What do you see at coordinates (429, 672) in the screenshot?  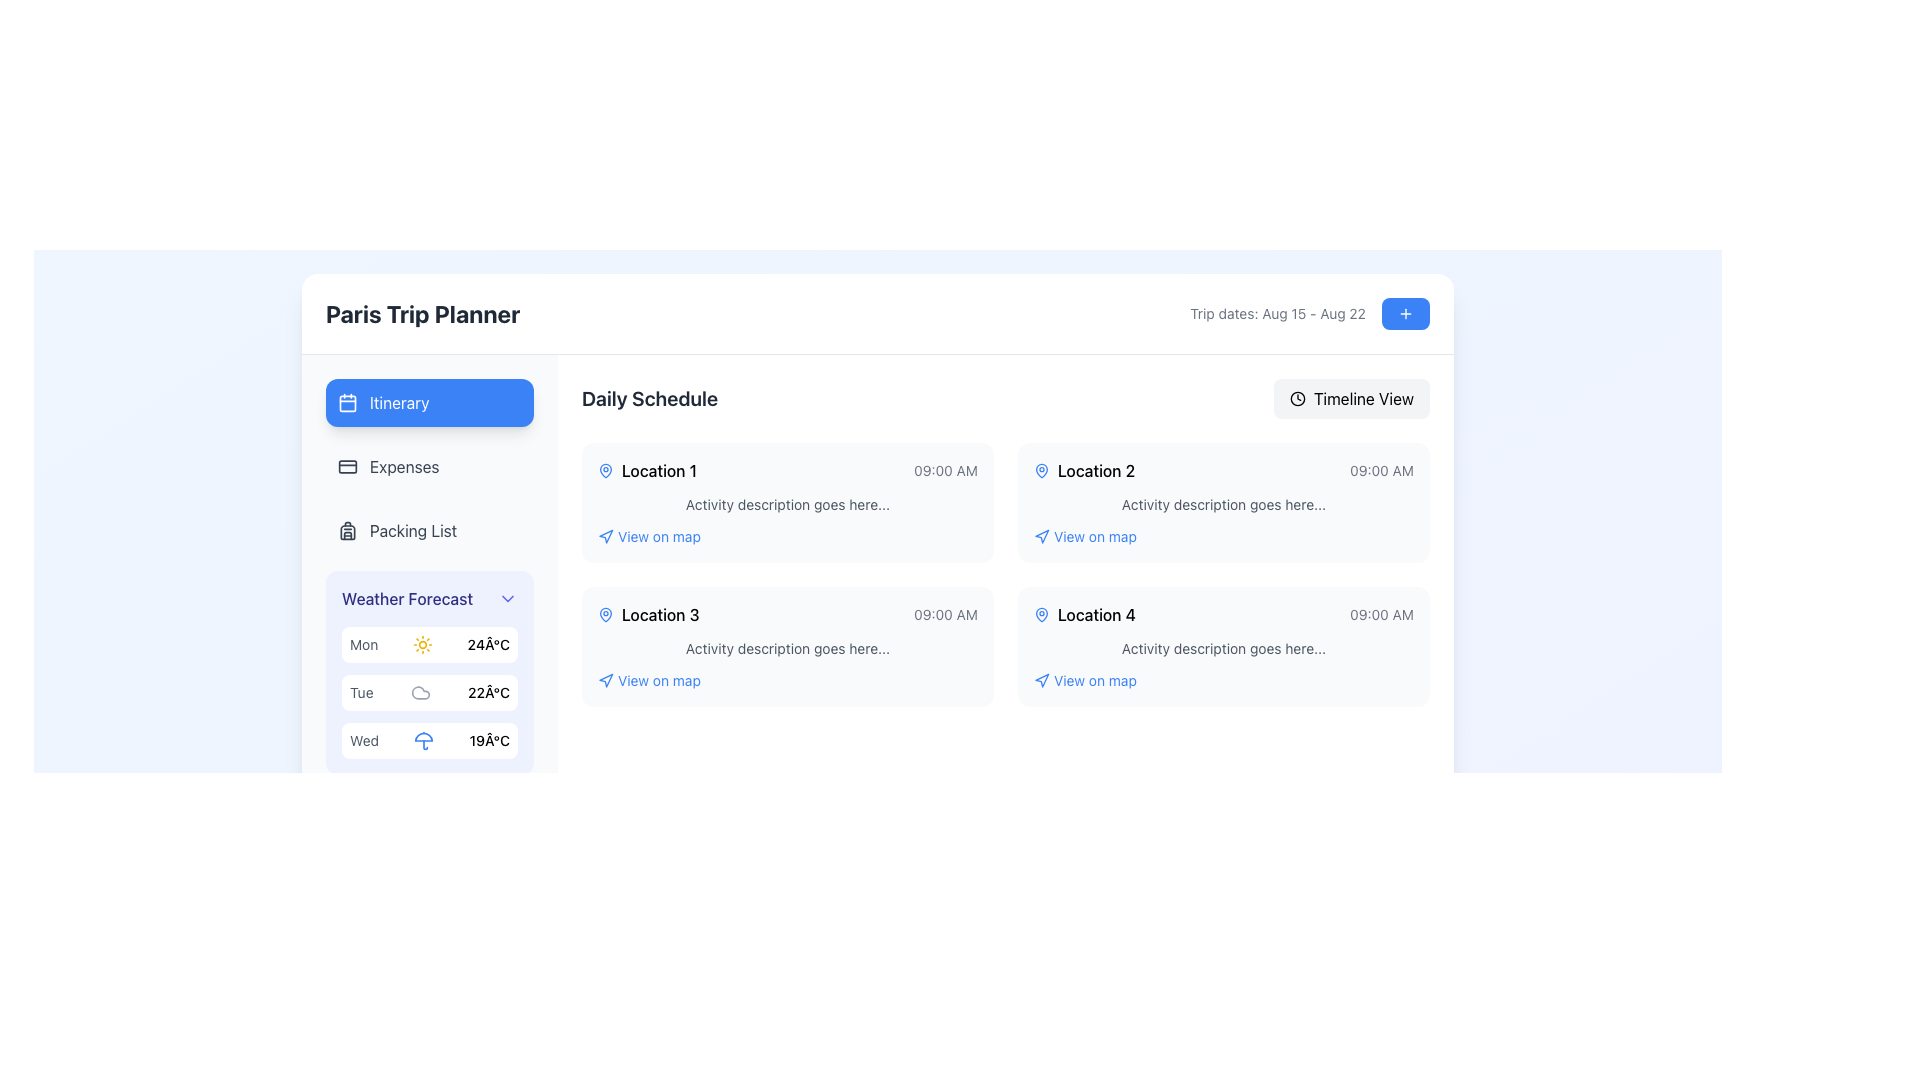 I see `weather forecast information displayed in the Information section located in the left sidebar, below the menu entries 'Itinerary', 'Expenses', and 'Packing List'` at bounding box center [429, 672].